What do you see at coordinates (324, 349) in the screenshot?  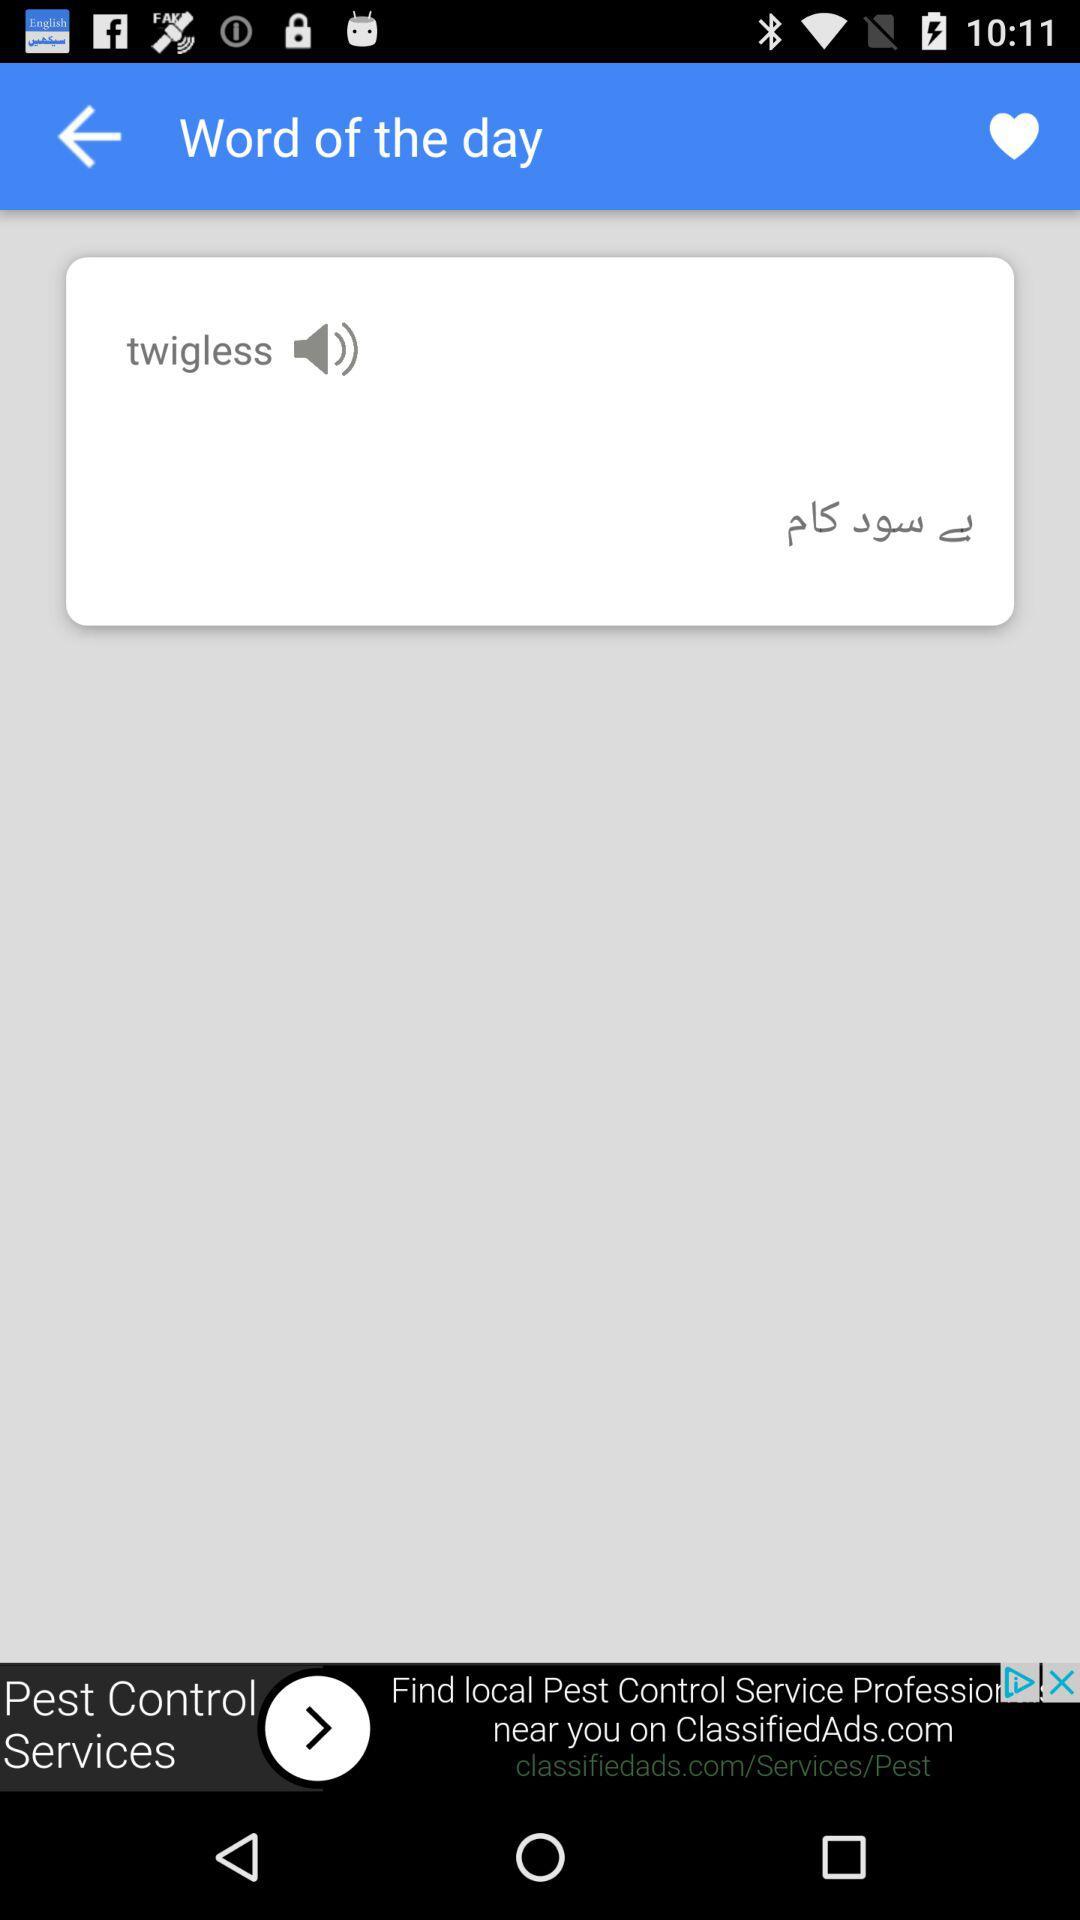 I see `hear how the word is pronounced` at bounding box center [324, 349].